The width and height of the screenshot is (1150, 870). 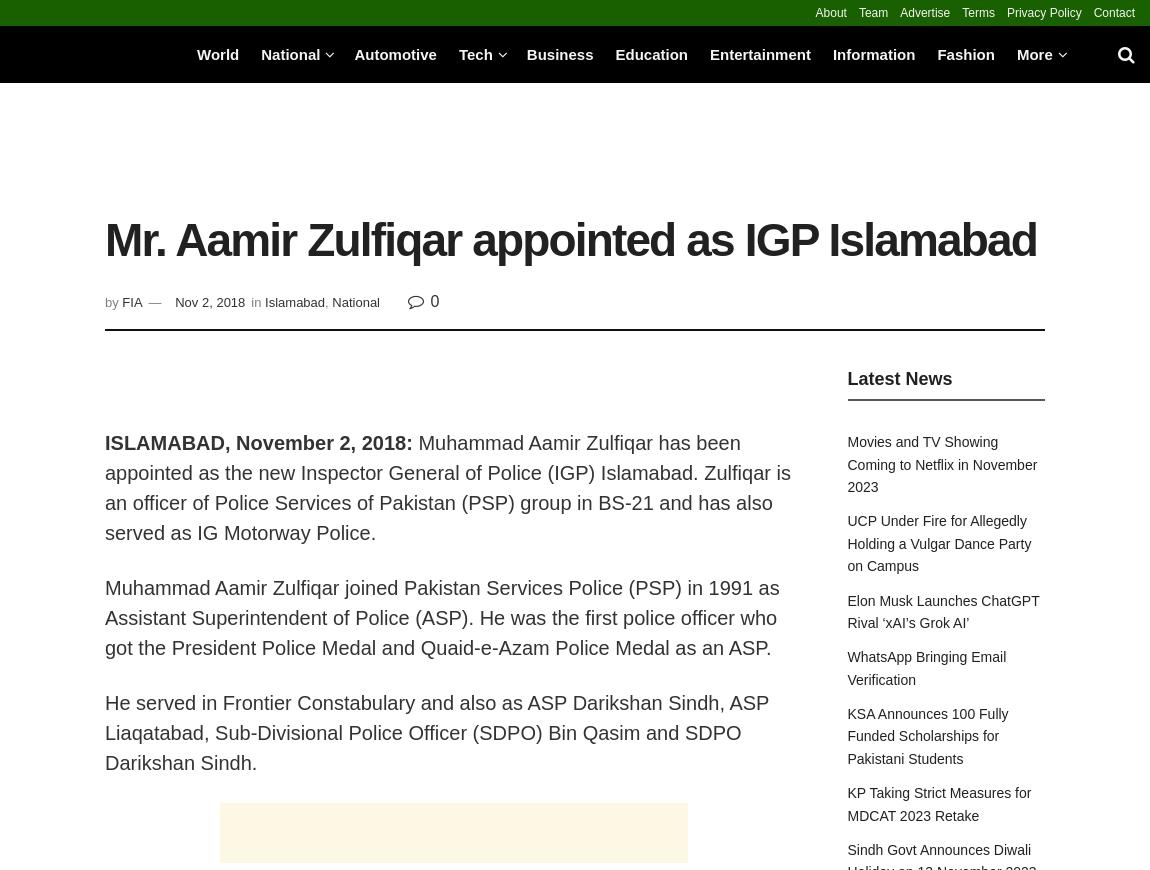 What do you see at coordinates (328, 301) in the screenshot?
I see `','` at bounding box center [328, 301].